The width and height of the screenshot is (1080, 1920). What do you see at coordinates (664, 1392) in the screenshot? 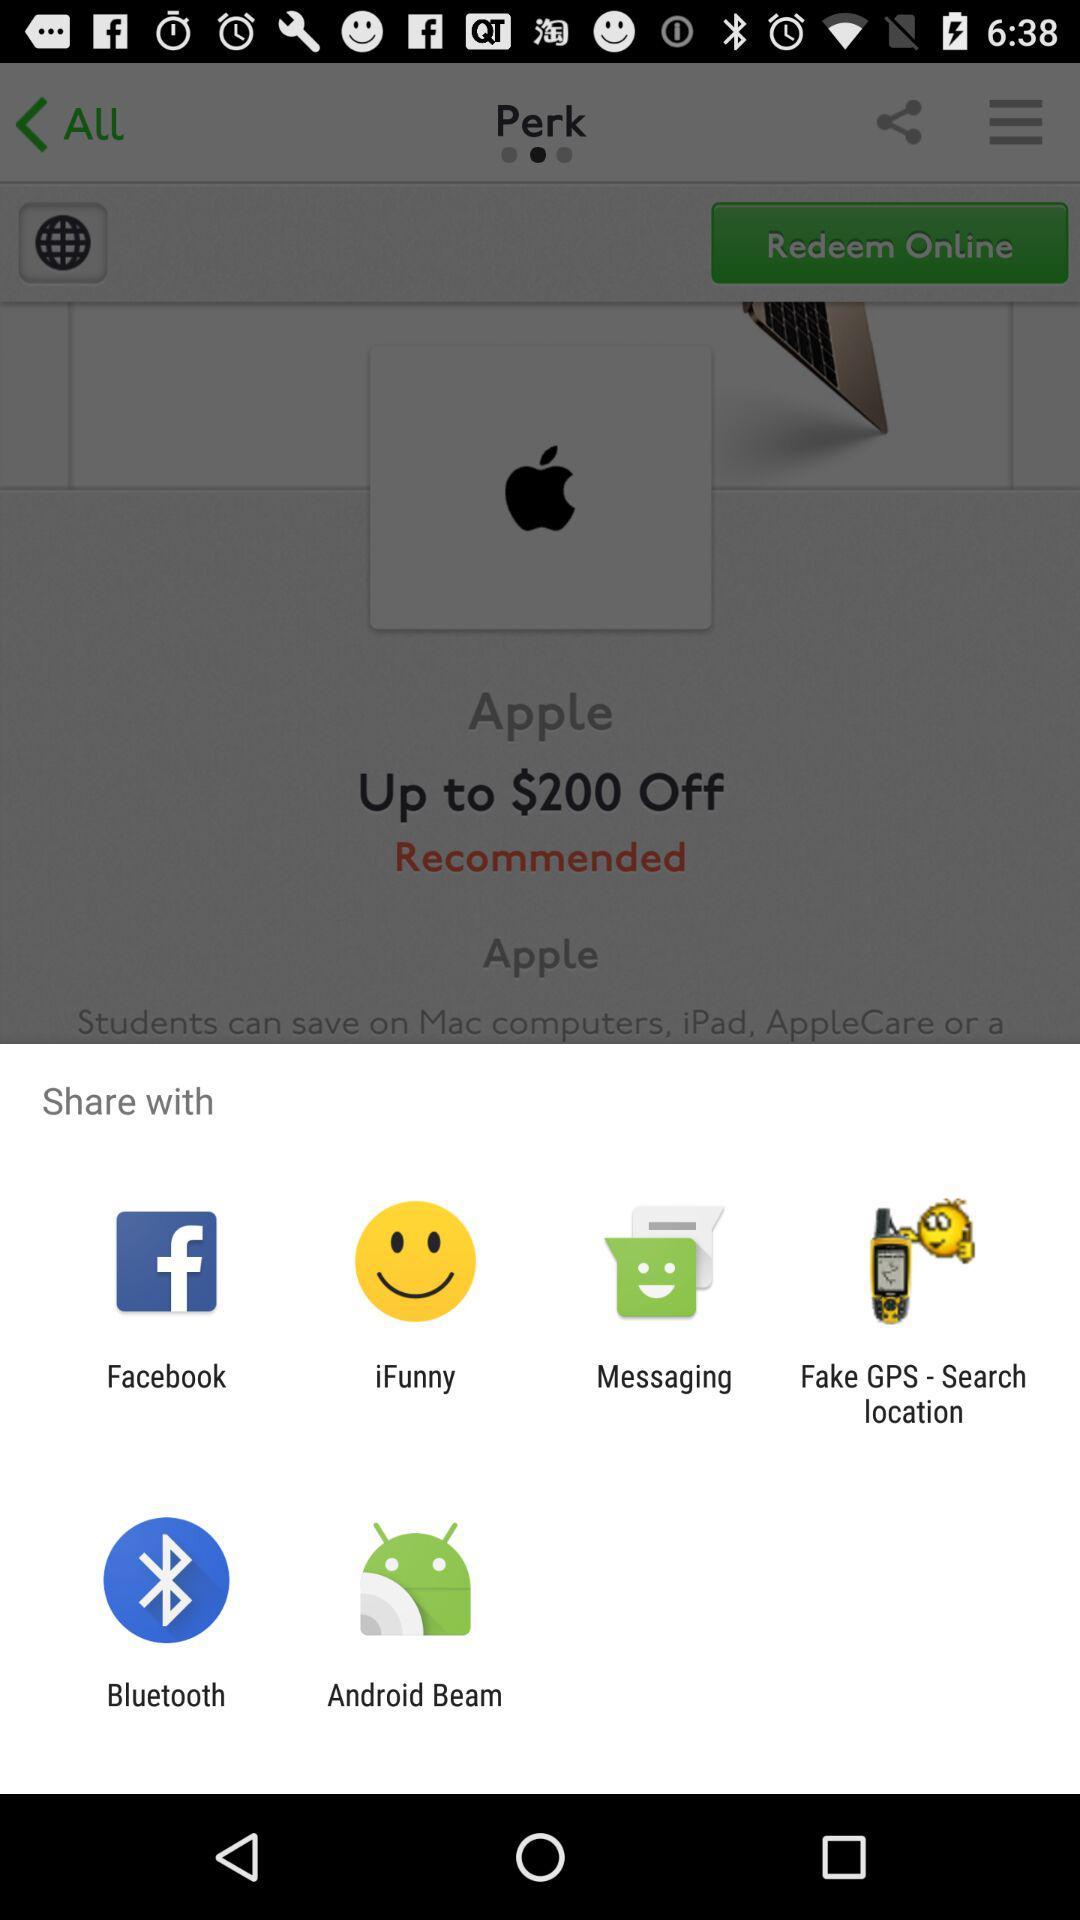
I see `icon to the left of fake gps search app` at bounding box center [664, 1392].